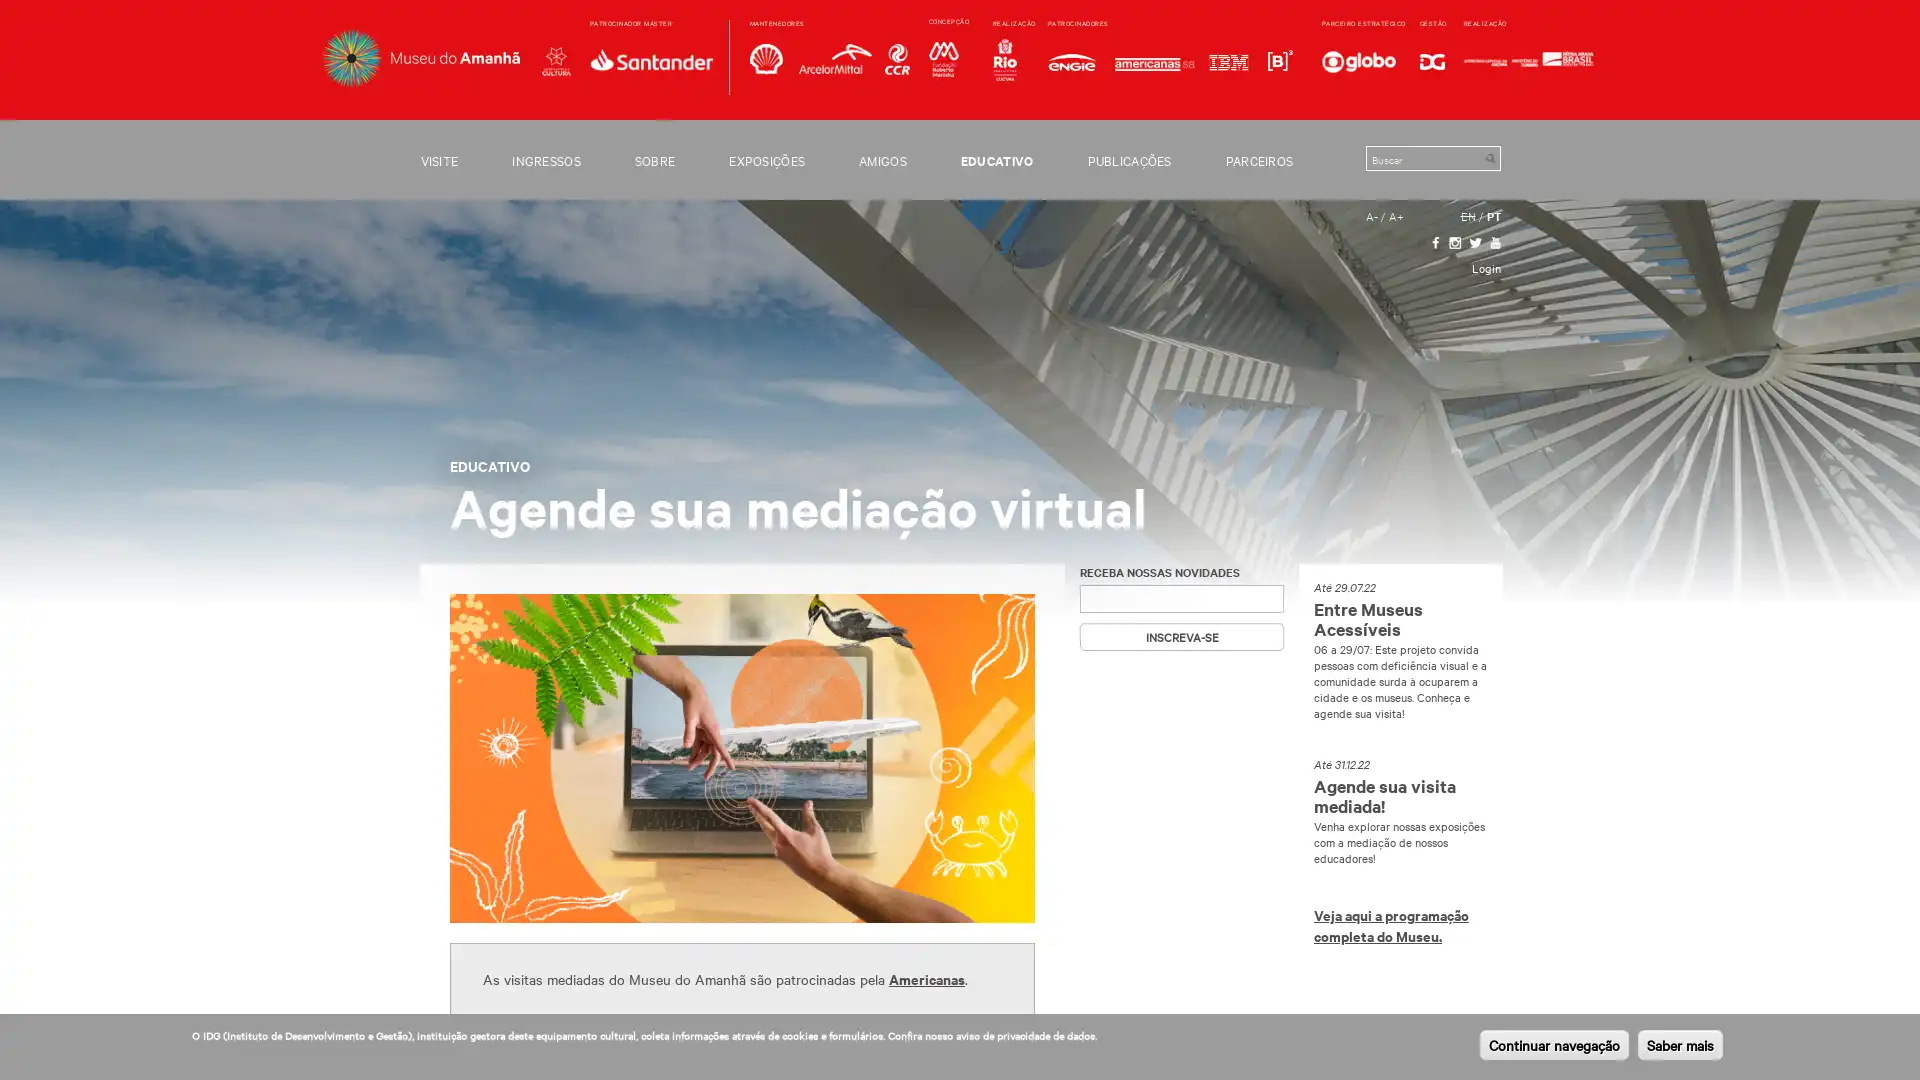 The width and height of the screenshot is (1920, 1080). What do you see at coordinates (1553, 1044) in the screenshot?
I see `Continuar navegacao` at bounding box center [1553, 1044].